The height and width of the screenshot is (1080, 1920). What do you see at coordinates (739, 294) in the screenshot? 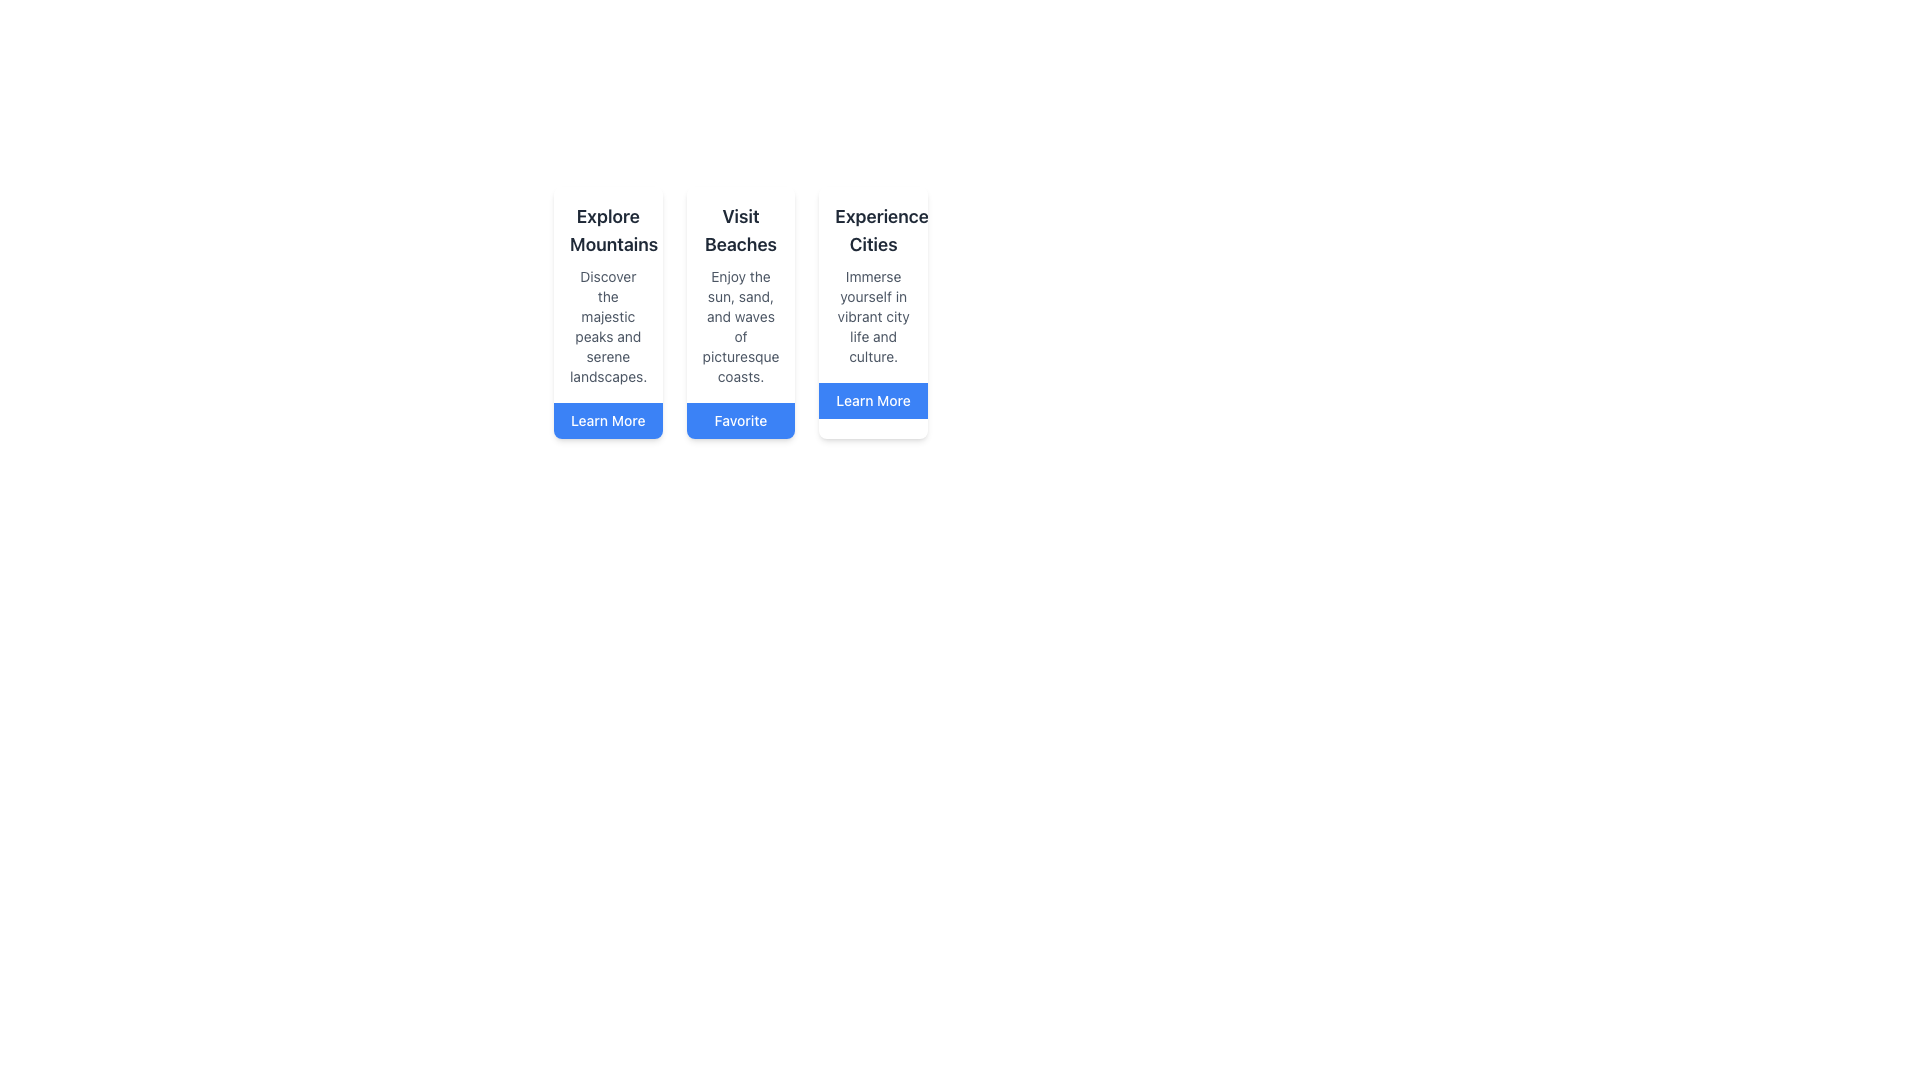
I see `the text description block titled 'Visit Beaches' which contains the title and descriptive text about enjoying picturesque coasts` at bounding box center [739, 294].